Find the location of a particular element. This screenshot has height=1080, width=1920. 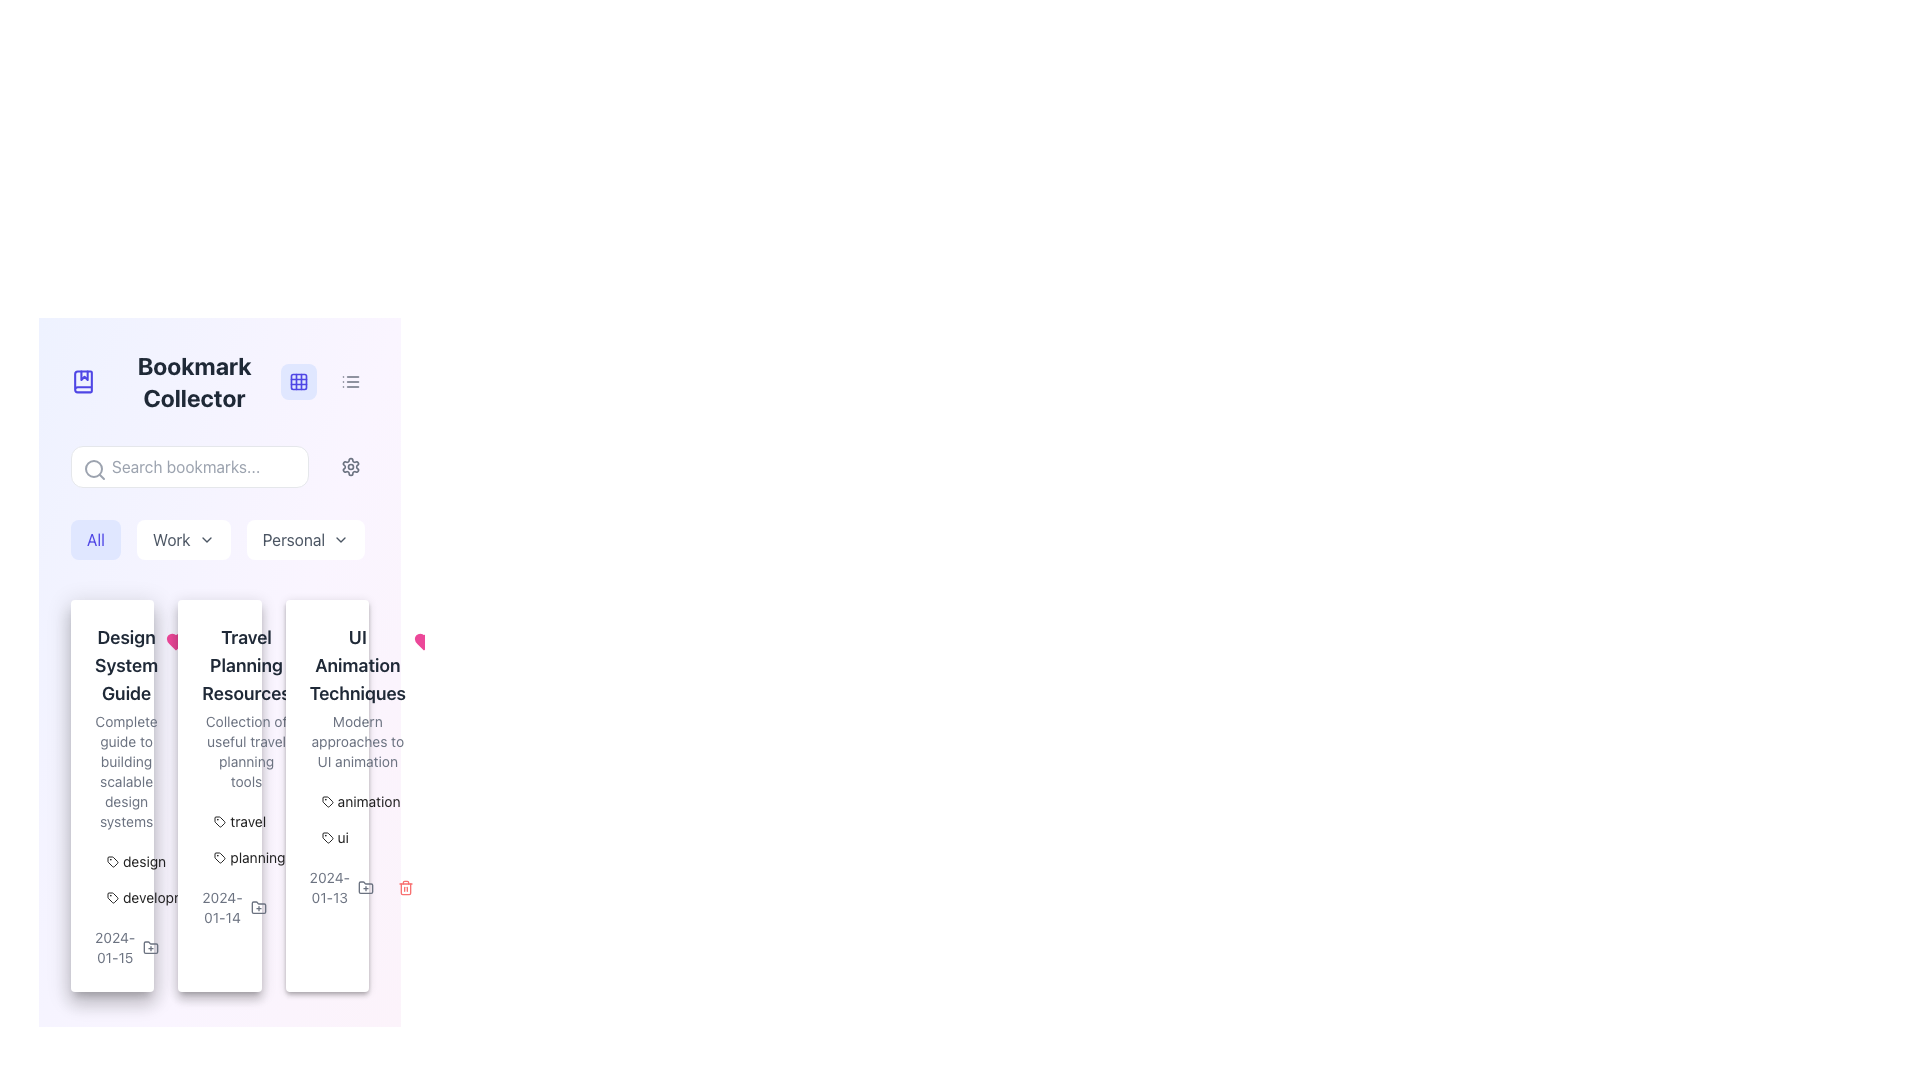

the 'animation' Tag label with icon located at the bottom section of the 'UI Animation Techniques' card for navigation is located at coordinates (361, 801).